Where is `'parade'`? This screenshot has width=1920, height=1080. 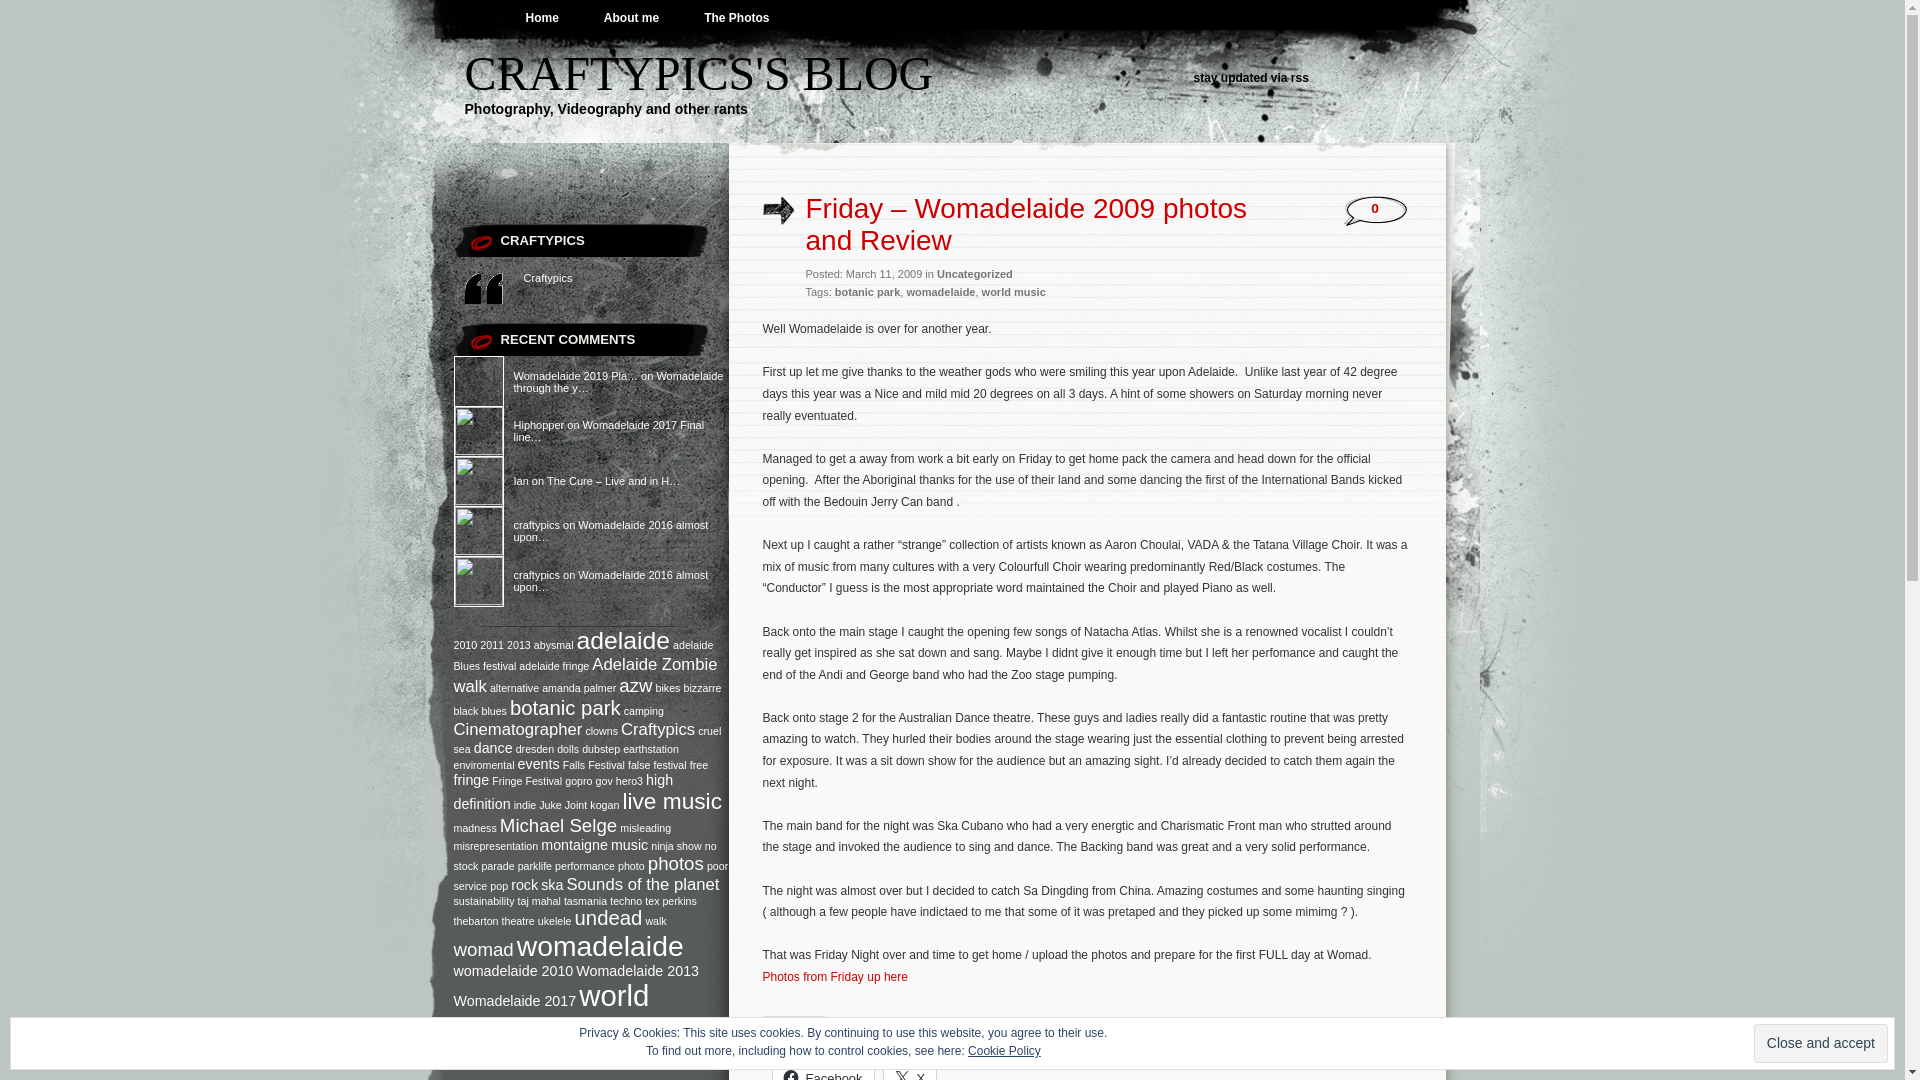
'parade' is located at coordinates (497, 865).